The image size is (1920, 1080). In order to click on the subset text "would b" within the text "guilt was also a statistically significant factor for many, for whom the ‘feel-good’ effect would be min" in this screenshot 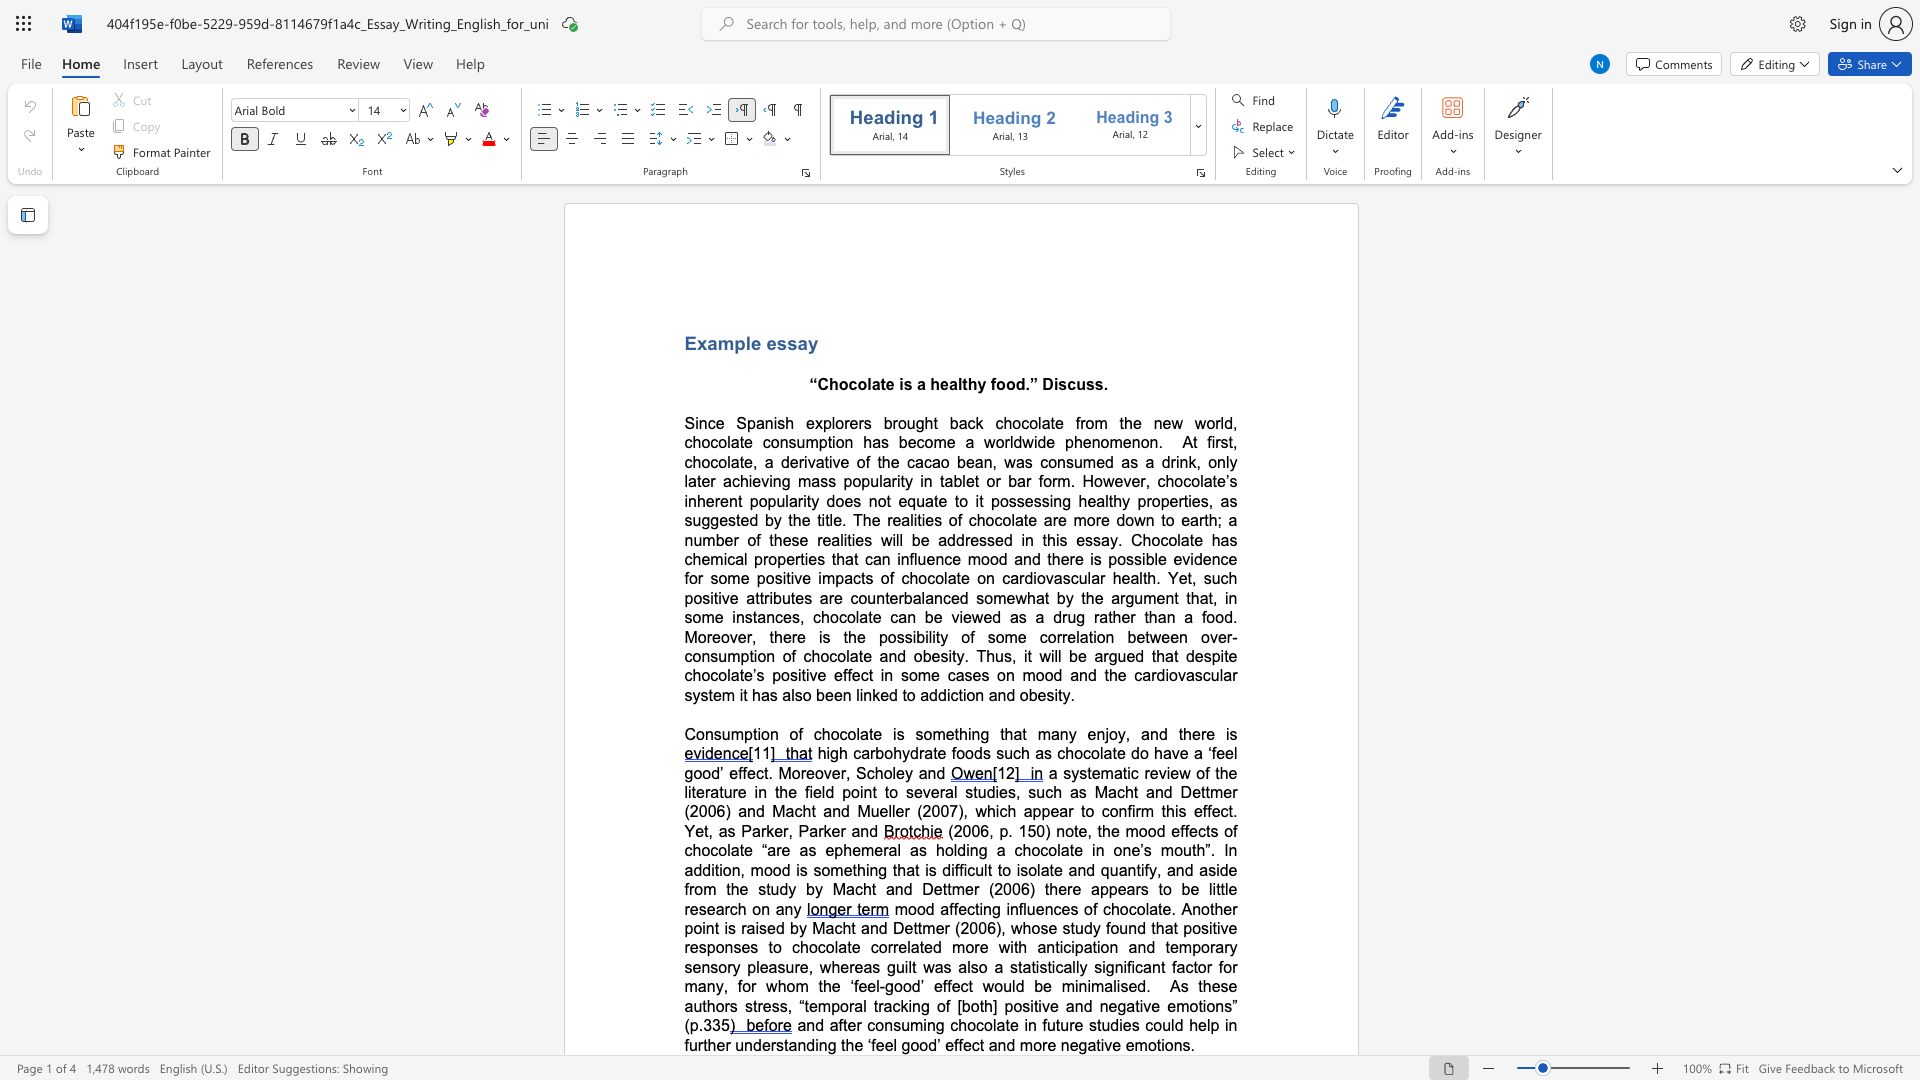, I will do `click(982, 985)`.